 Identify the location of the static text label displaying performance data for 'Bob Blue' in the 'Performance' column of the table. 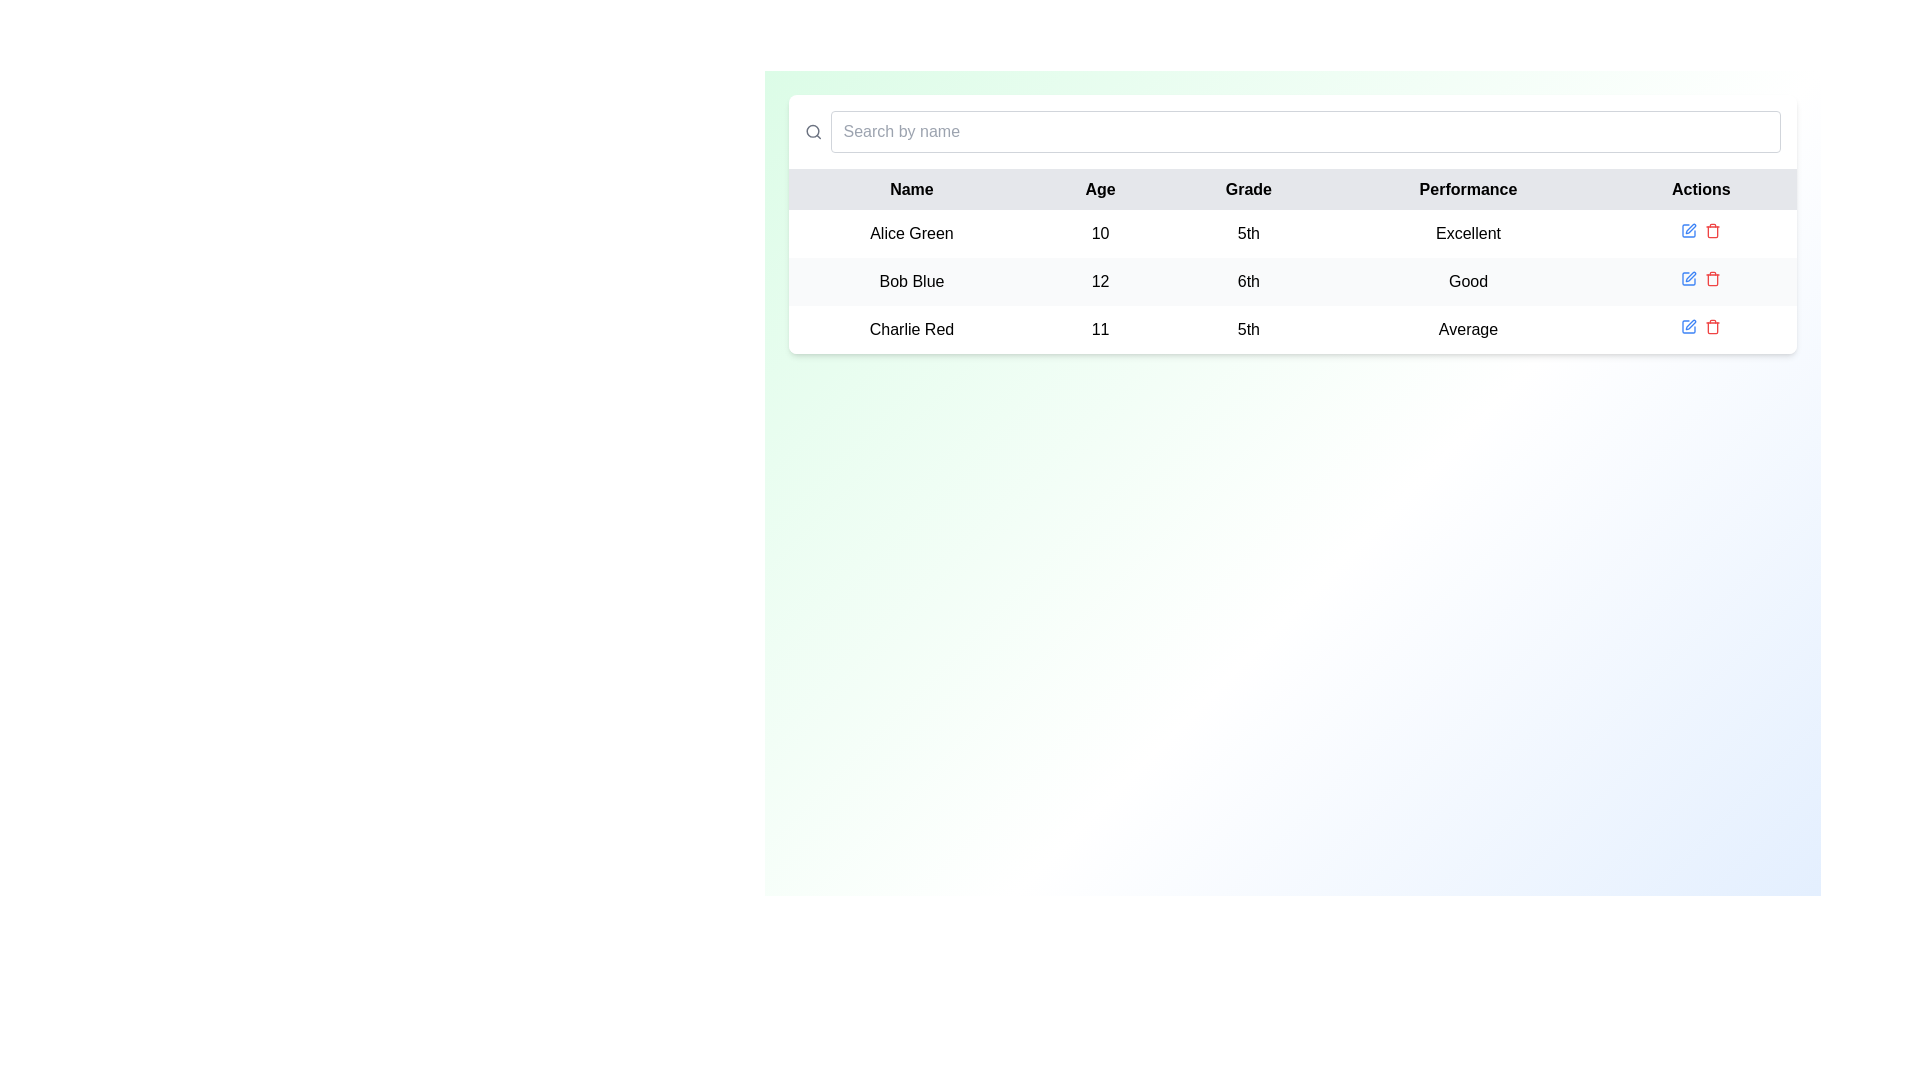
(1468, 281).